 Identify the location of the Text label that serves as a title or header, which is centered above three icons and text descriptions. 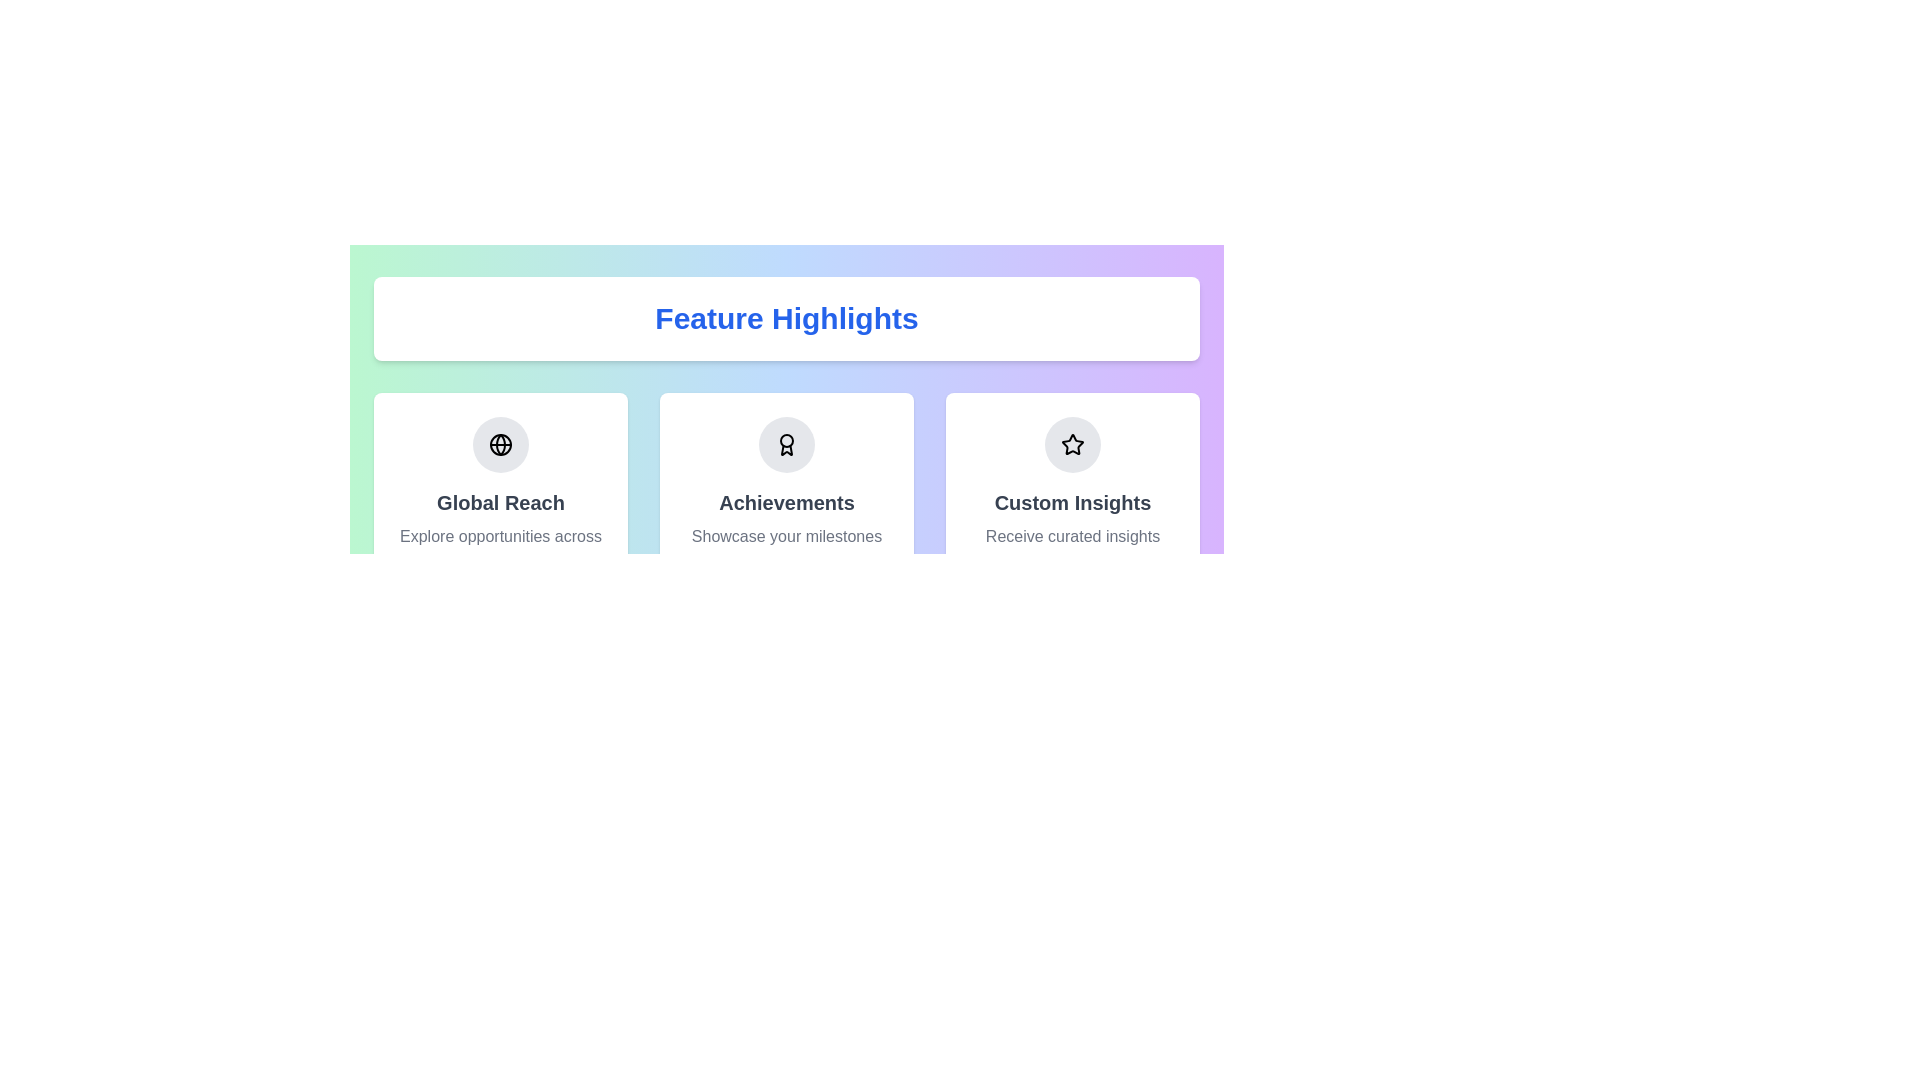
(786, 318).